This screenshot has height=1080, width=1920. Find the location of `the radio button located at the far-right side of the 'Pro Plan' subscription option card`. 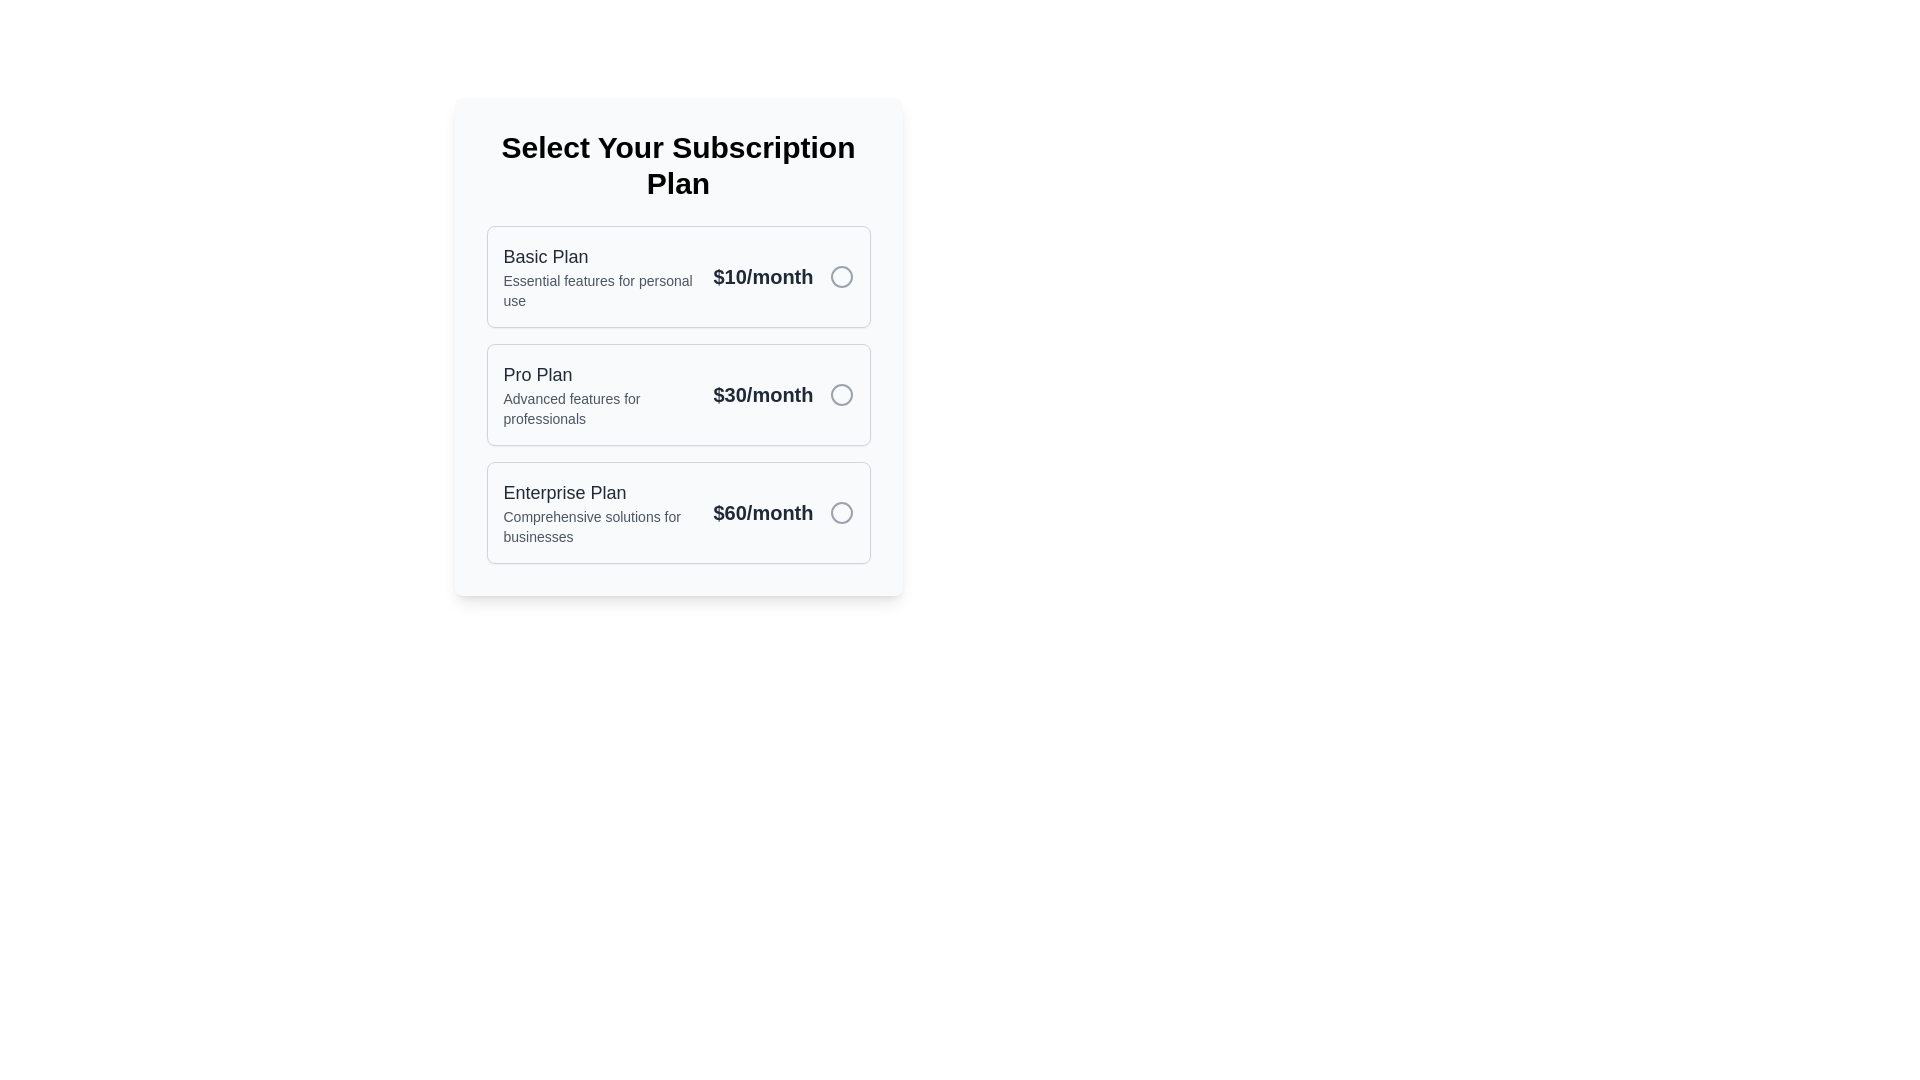

the radio button located at the far-right side of the 'Pro Plan' subscription option card is located at coordinates (841, 394).